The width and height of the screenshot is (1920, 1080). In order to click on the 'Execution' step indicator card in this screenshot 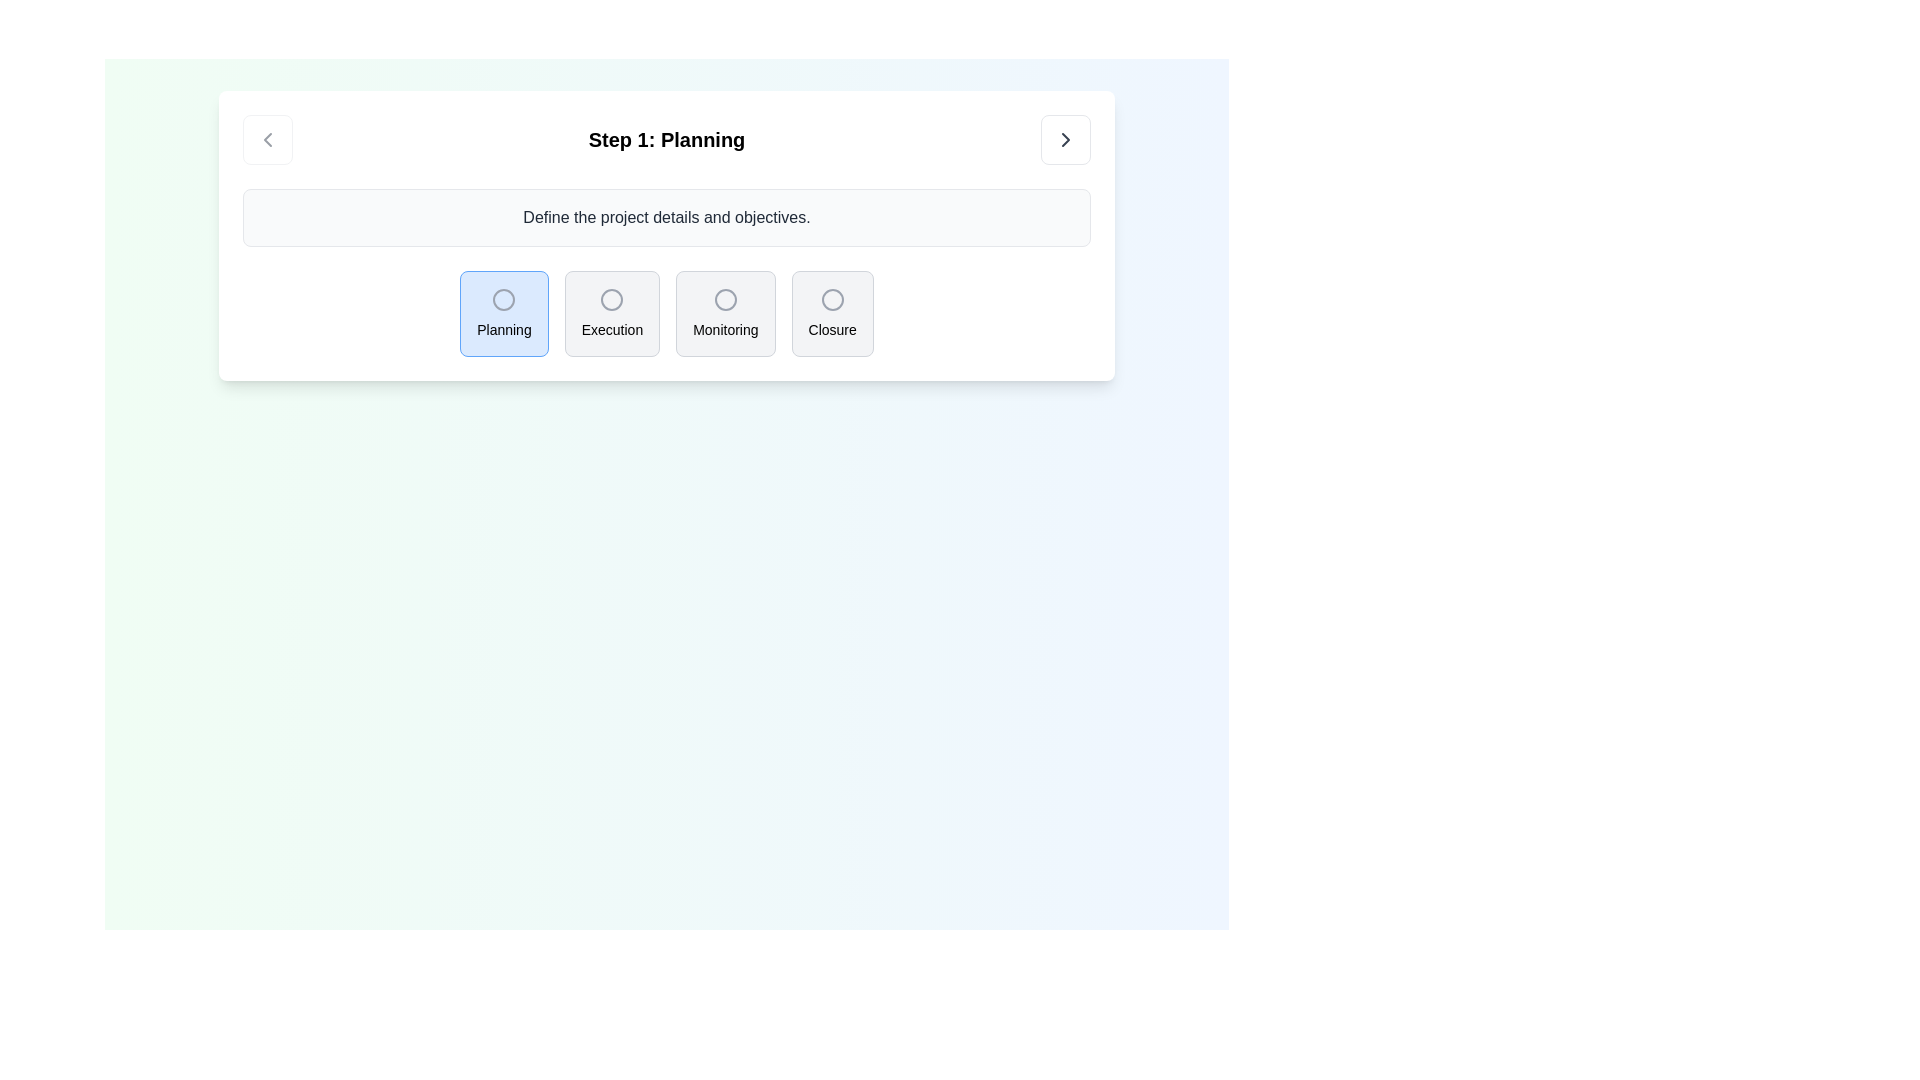, I will do `click(610, 313)`.